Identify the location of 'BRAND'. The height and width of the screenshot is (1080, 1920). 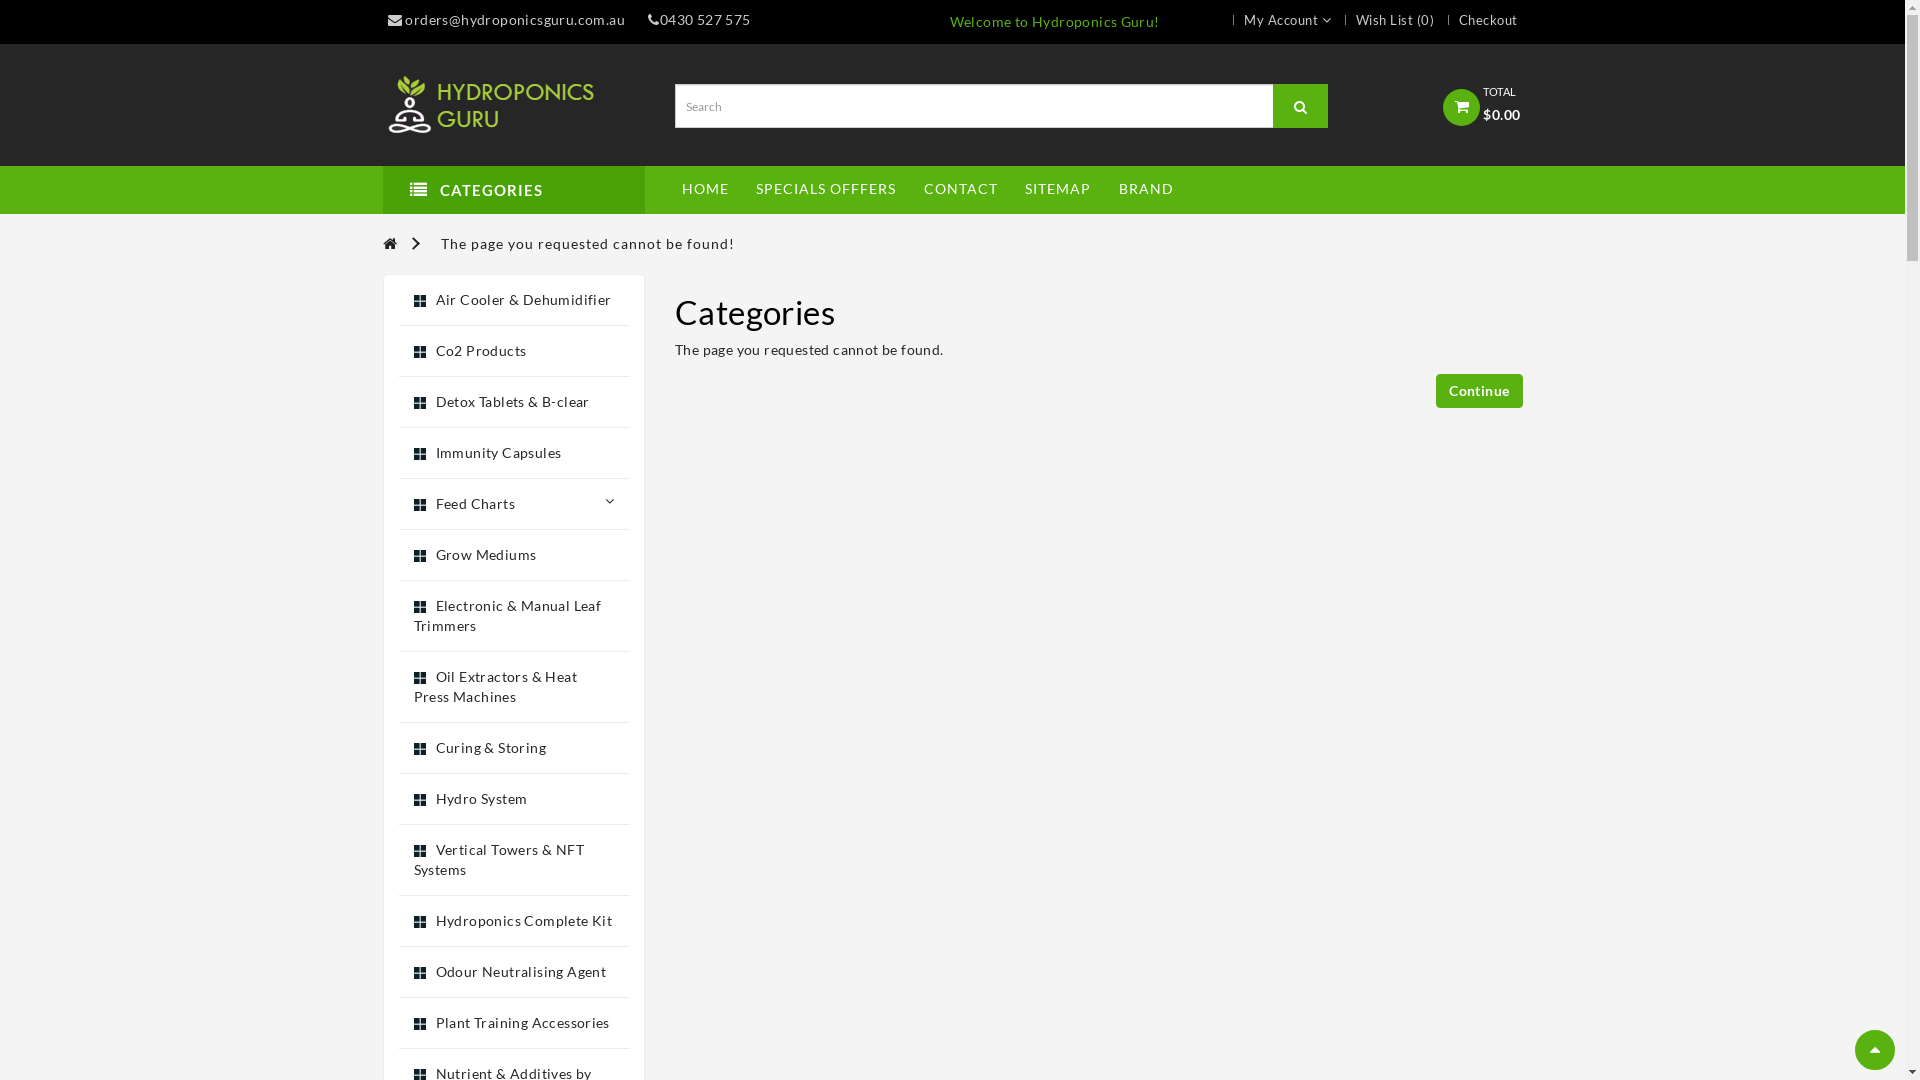
(1146, 189).